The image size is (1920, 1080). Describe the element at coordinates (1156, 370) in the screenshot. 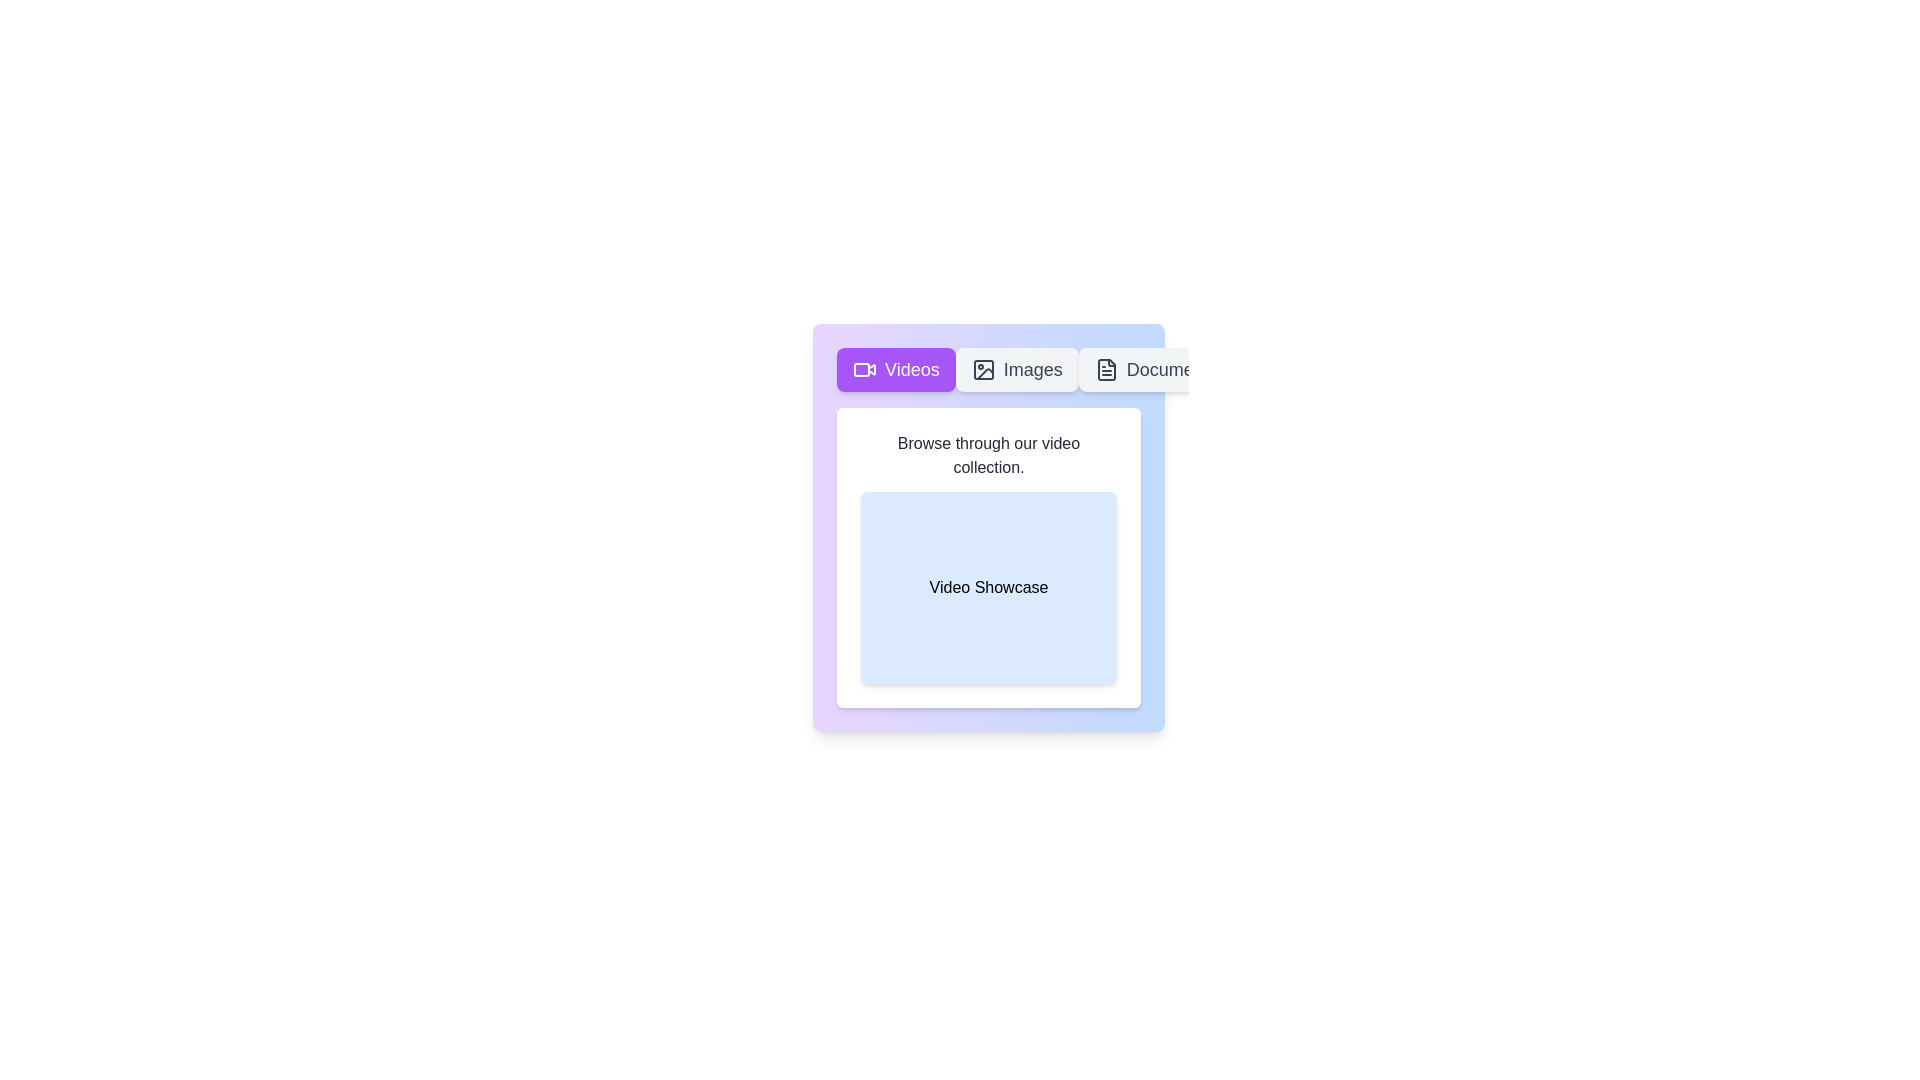

I see `the document navigation button for accessibility` at that location.